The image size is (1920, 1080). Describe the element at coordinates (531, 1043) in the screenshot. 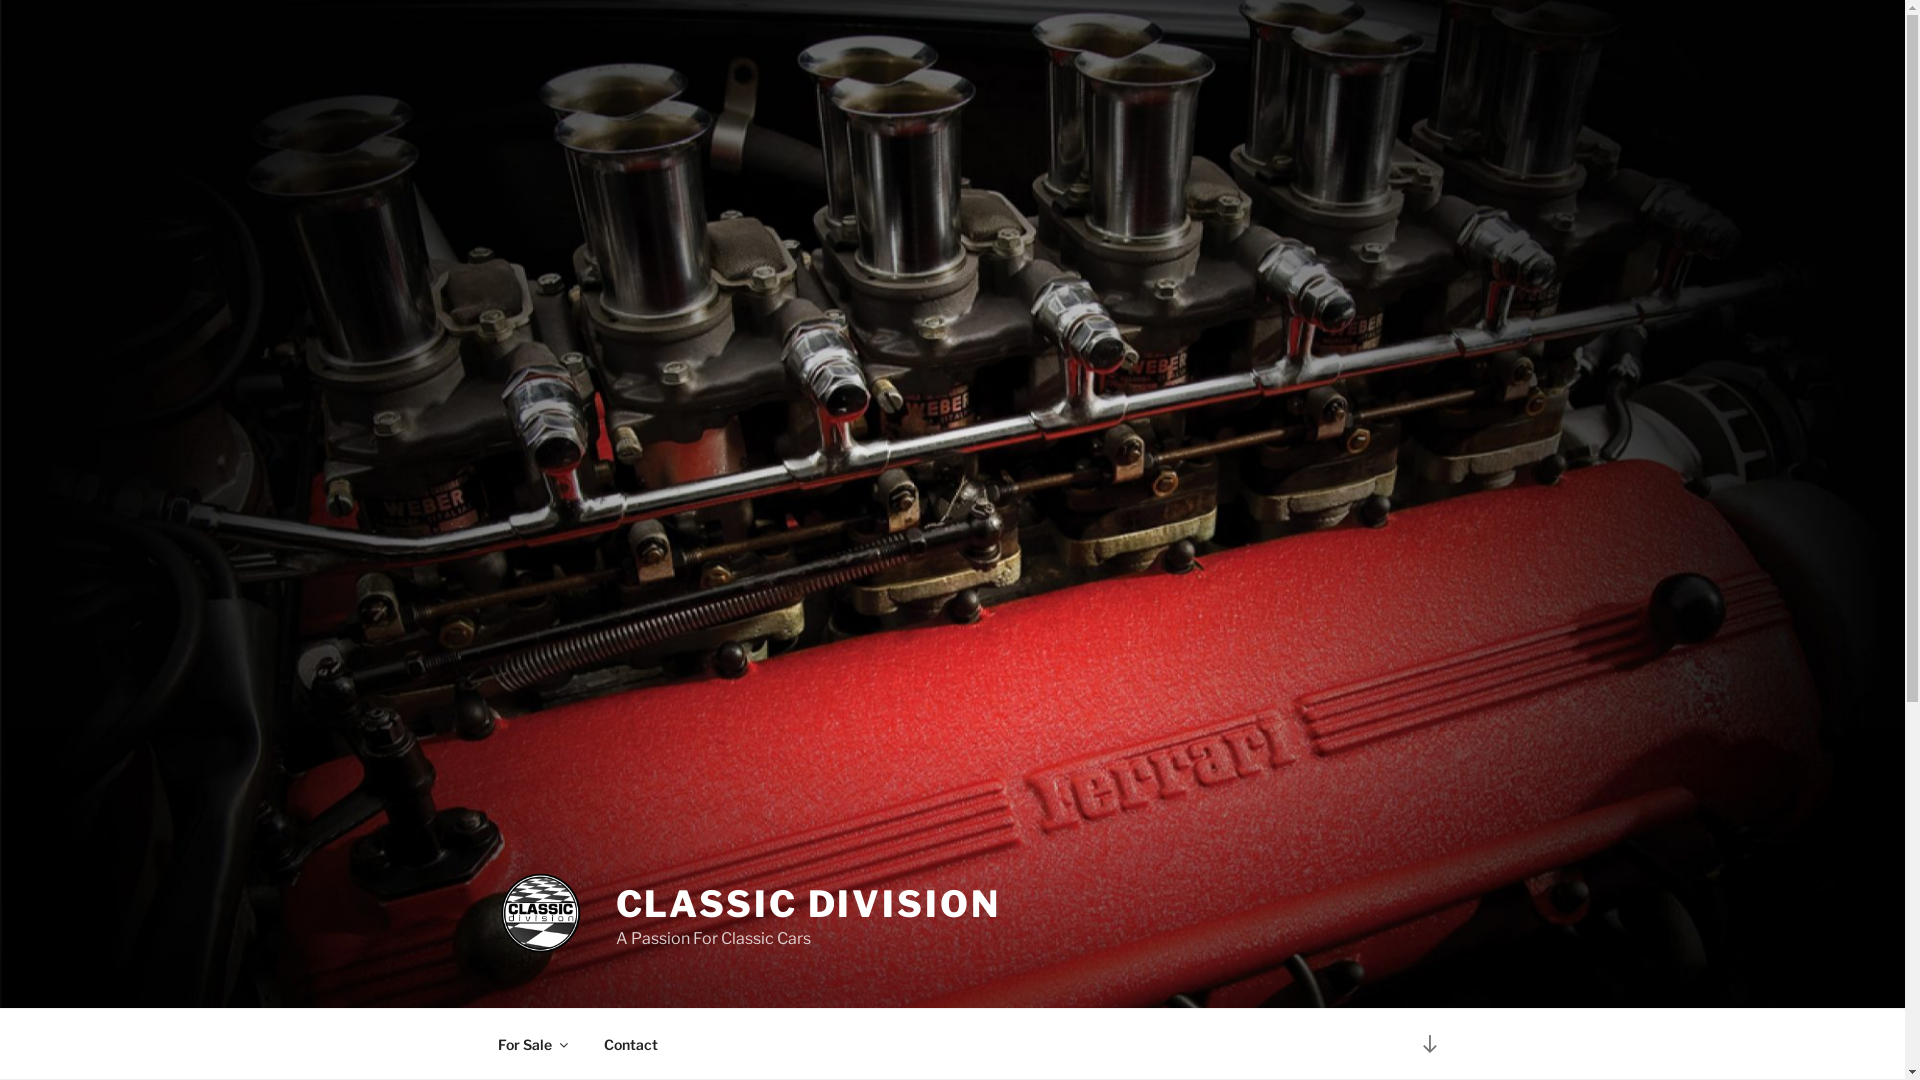

I see `'For Sale'` at that location.